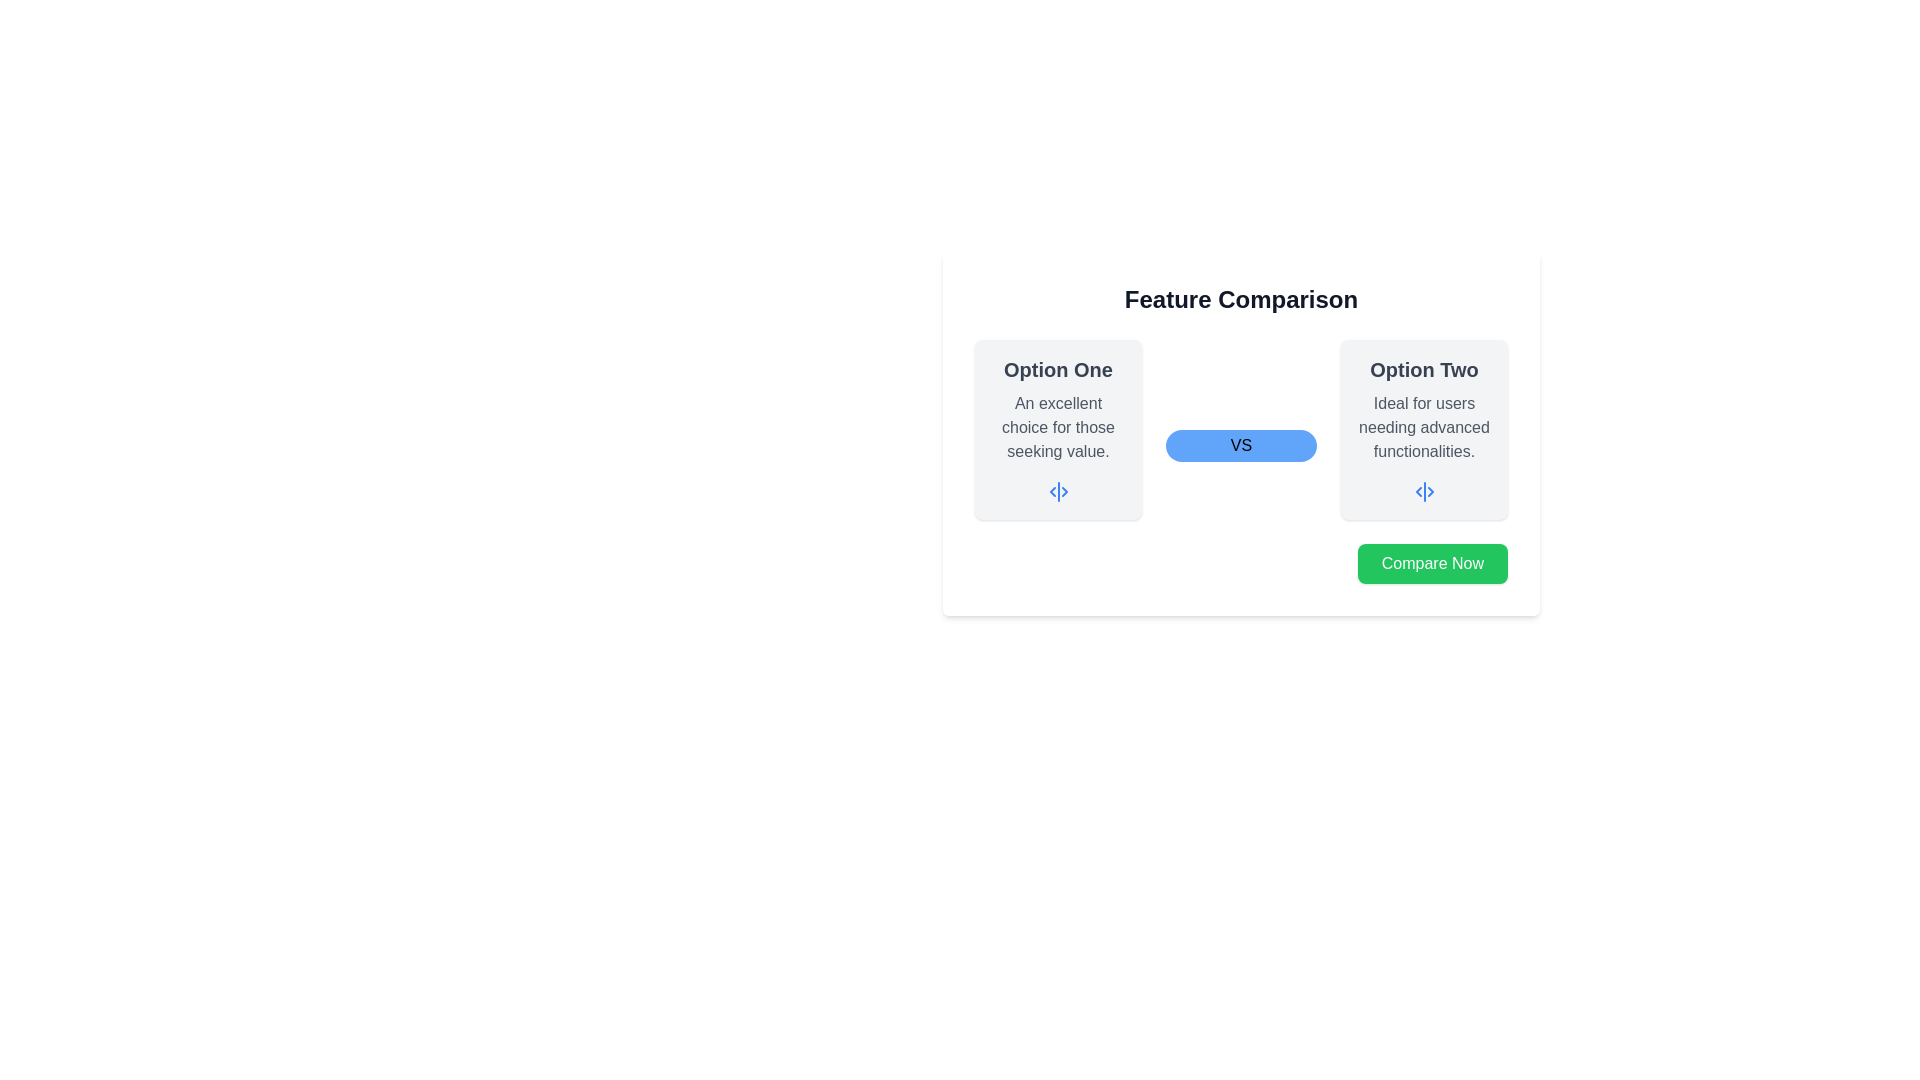  What do you see at coordinates (1423, 427) in the screenshot?
I see `the descriptive text located below the title of the 'Option Two' card in the right column of the UI layout` at bounding box center [1423, 427].